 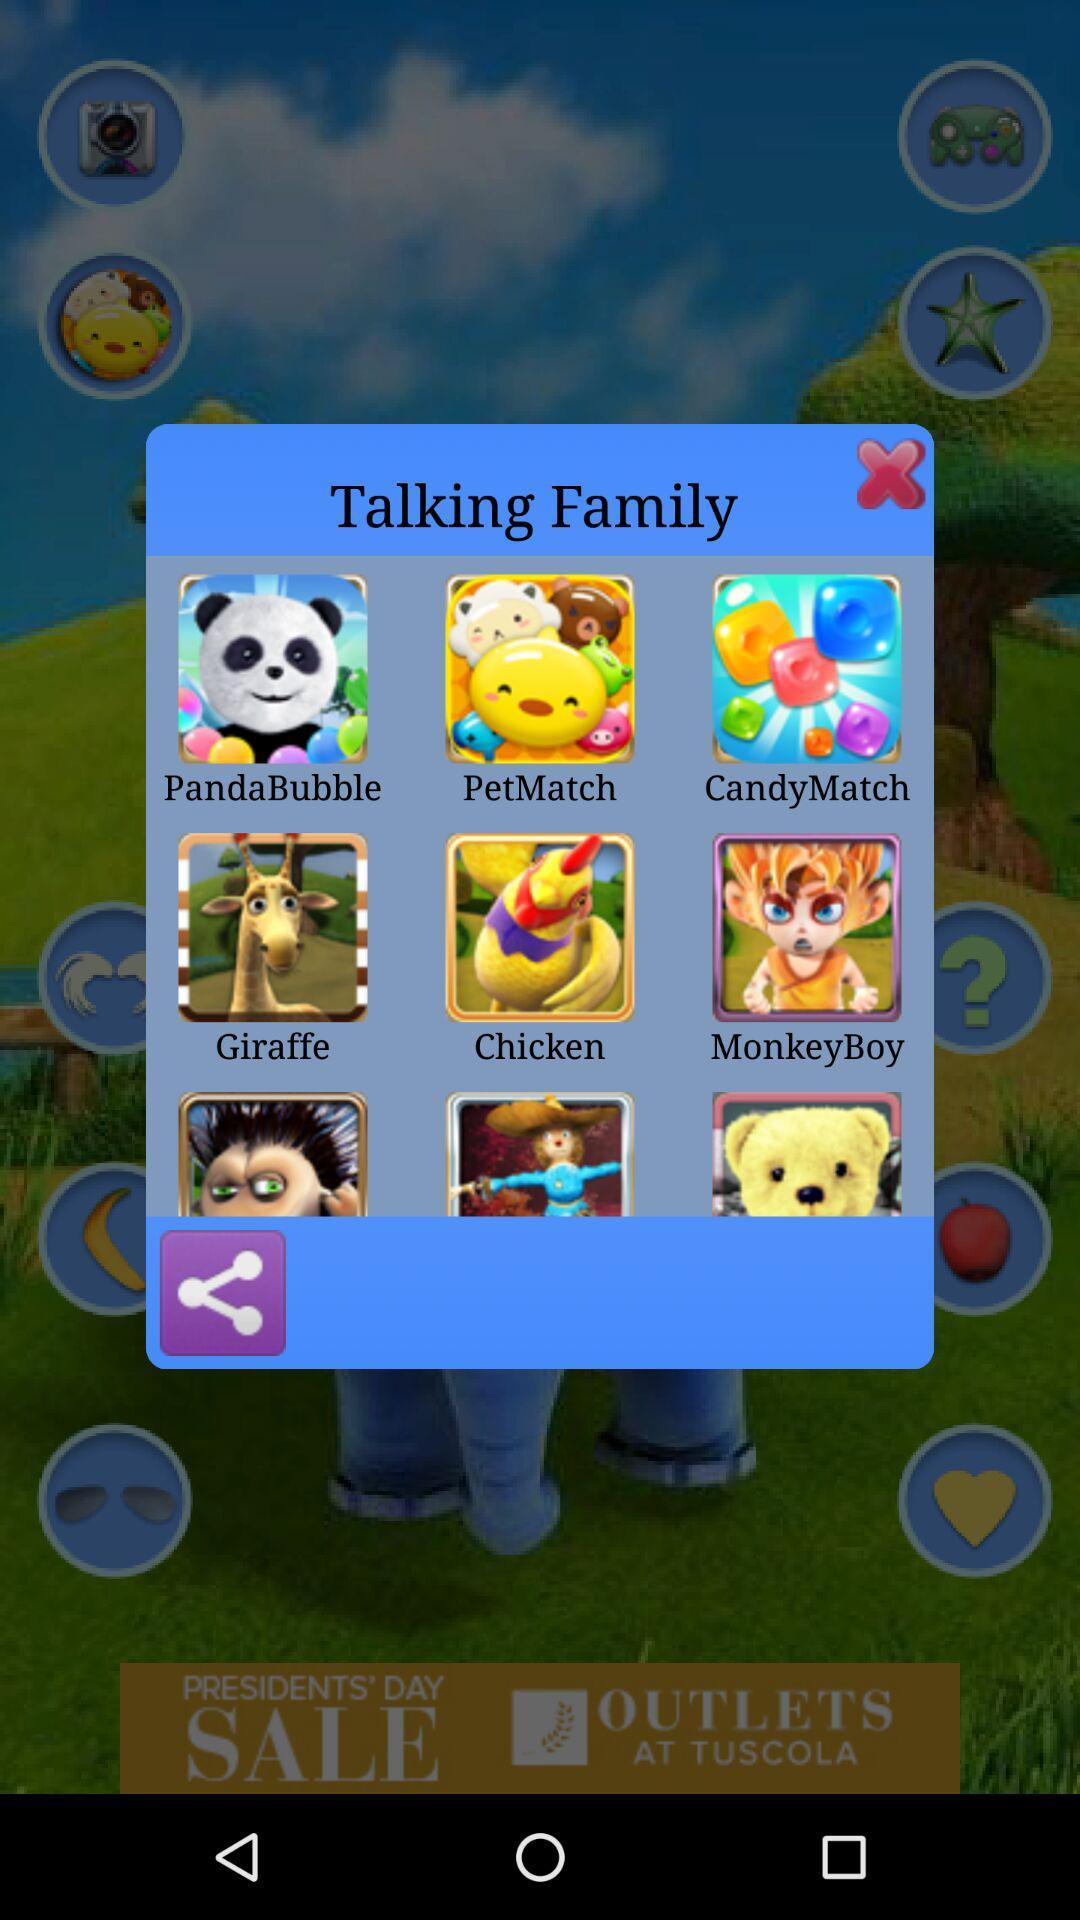 What do you see at coordinates (890, 472) in the screenshot?
I see `item at the top right corner` at bounding box center [890, 472].